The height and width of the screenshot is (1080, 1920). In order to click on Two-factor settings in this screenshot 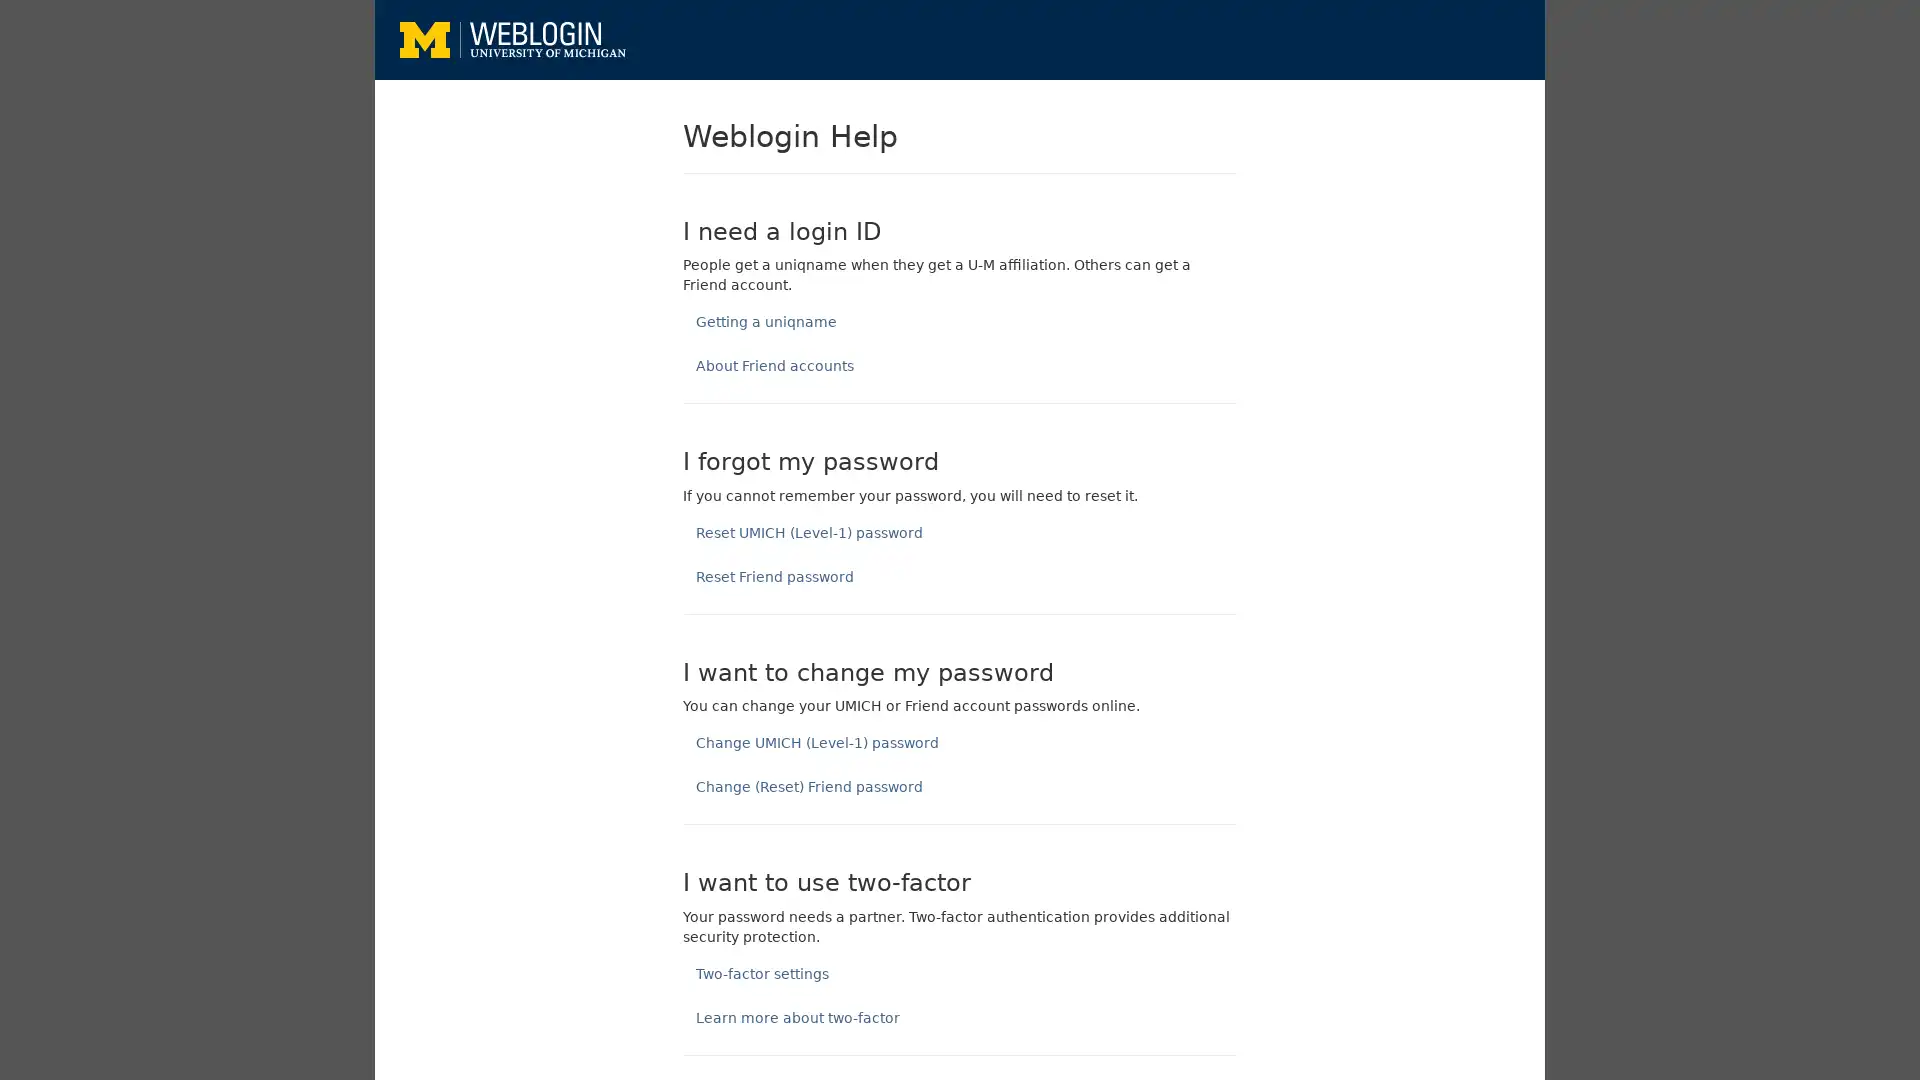, I will do `click(760, 971)`.